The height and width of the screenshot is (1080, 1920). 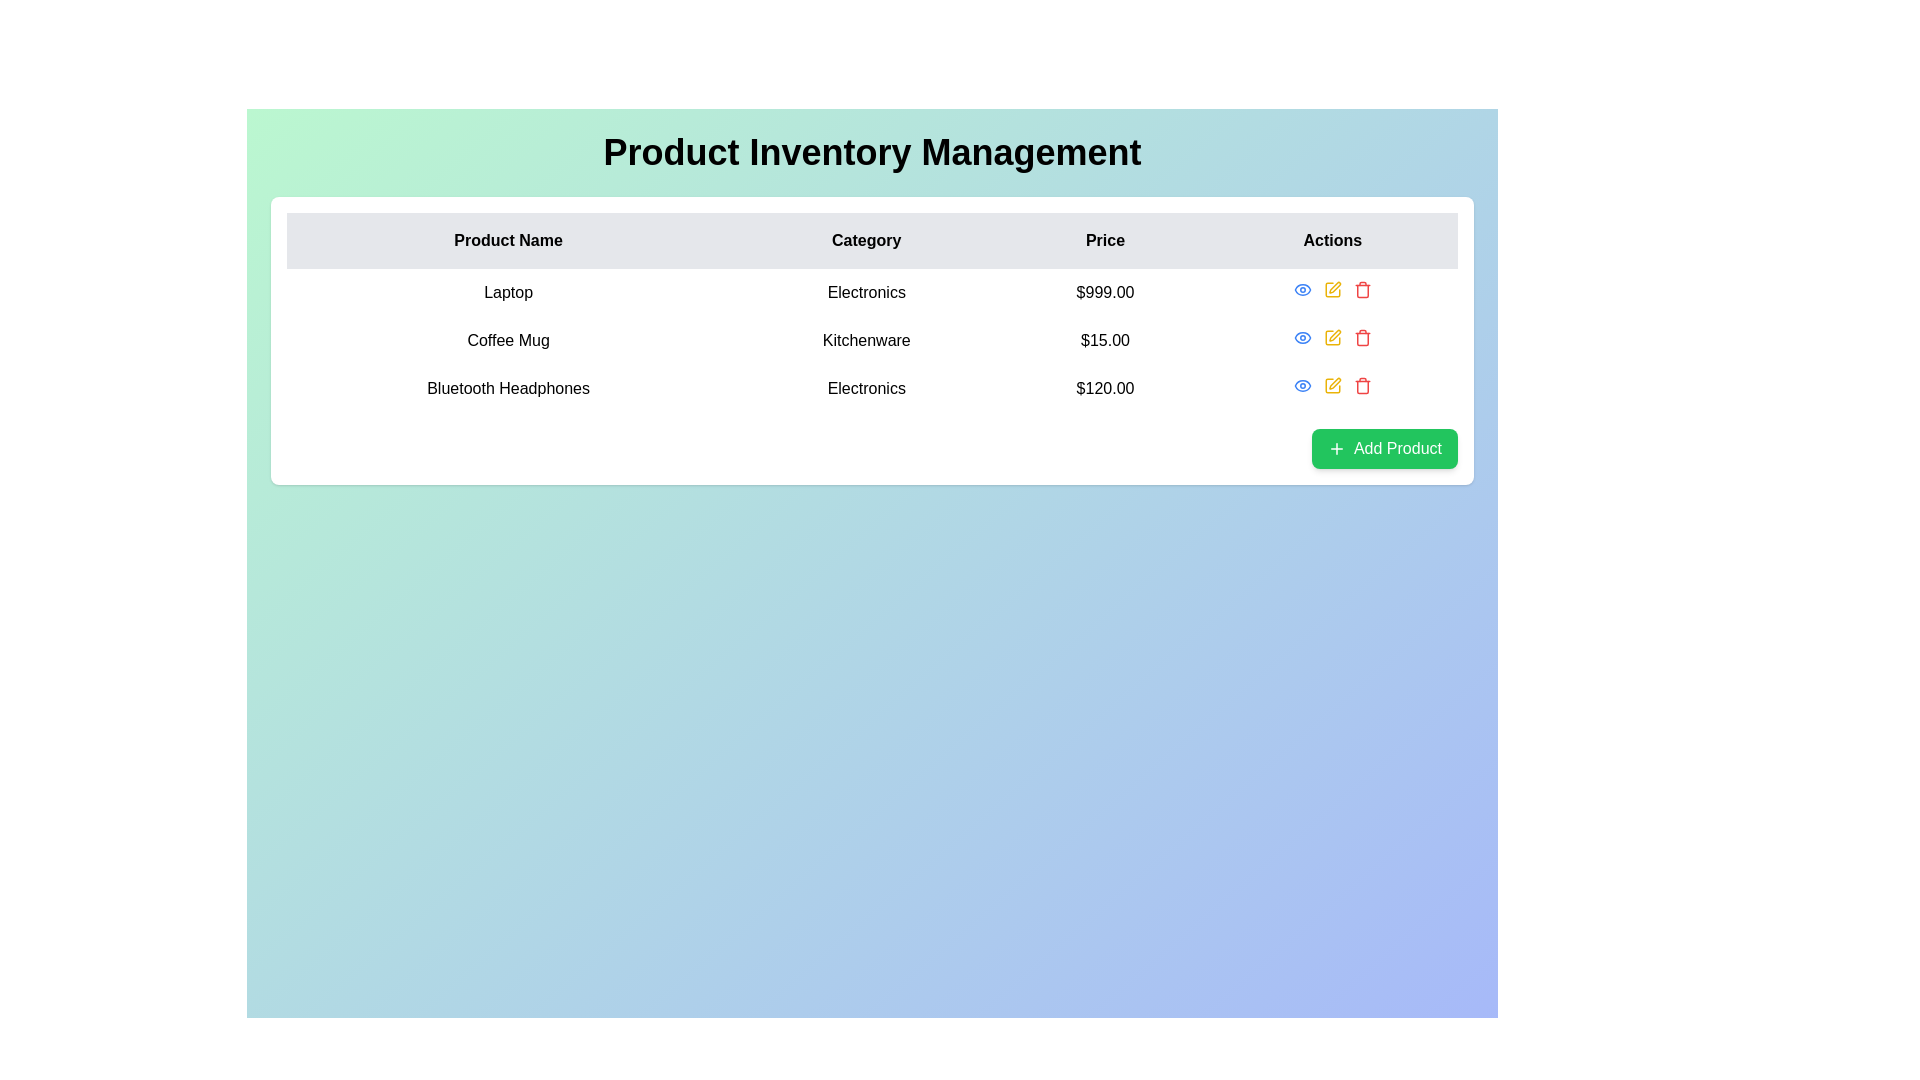 What do you see at coordinates (1361, 385) in the screenshot?
I see `the red trash icon in the 'Actions' column of the third row` at bounding box center [1361, 385].